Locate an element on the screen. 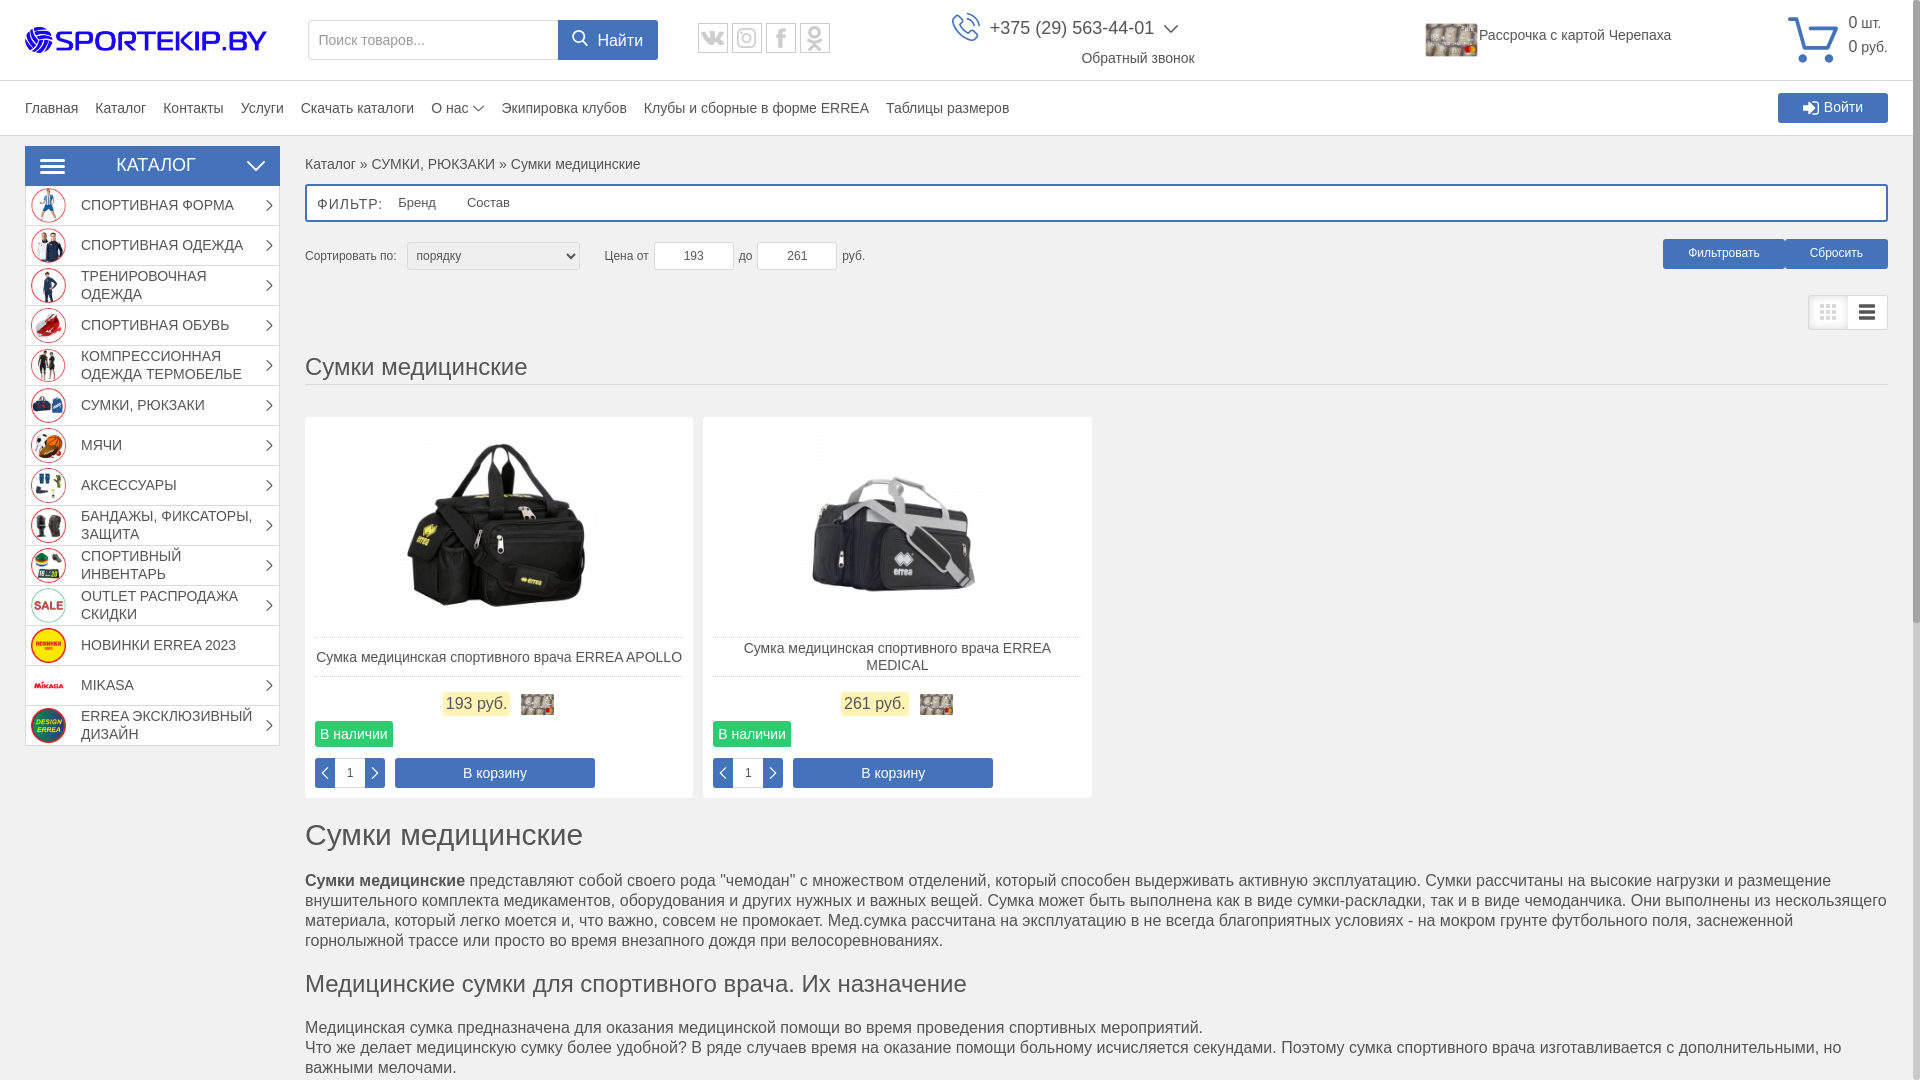  'Instagram' is located at coordinates (746, 38).